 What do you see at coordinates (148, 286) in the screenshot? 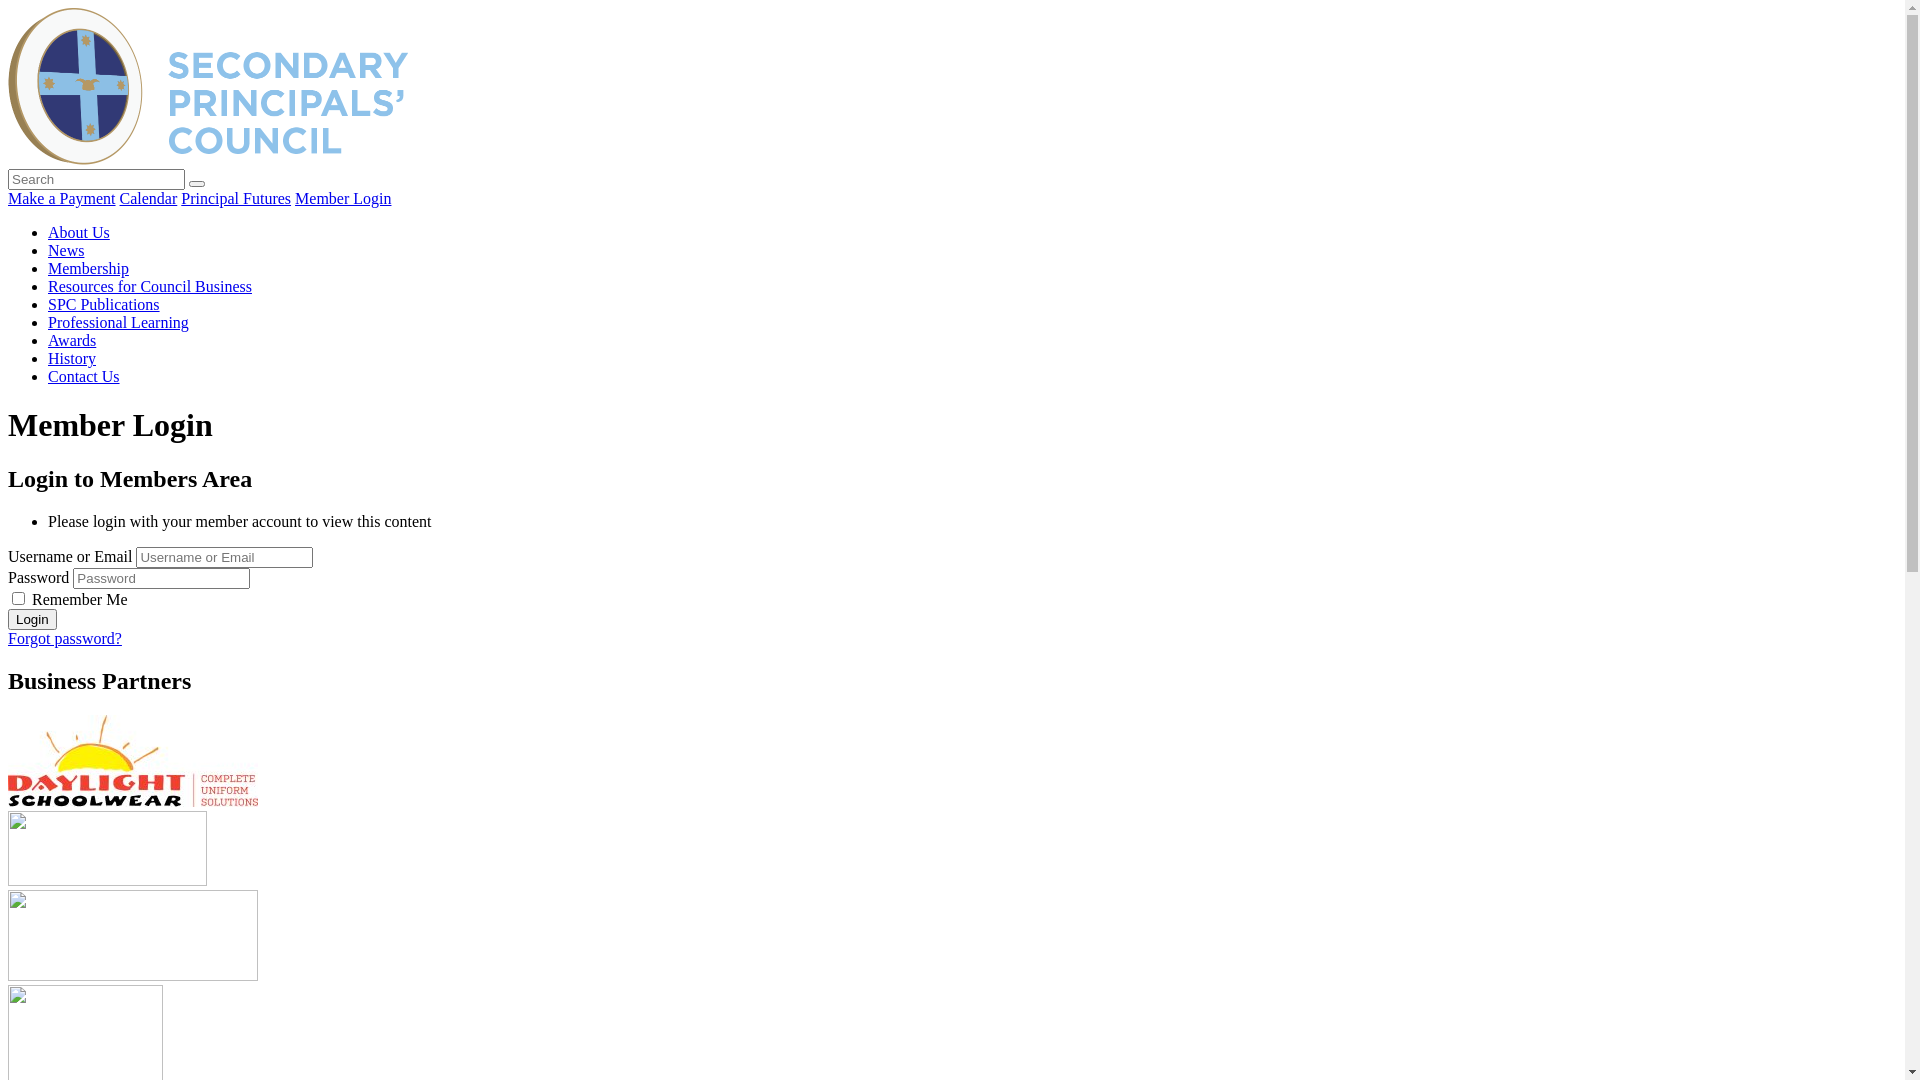
I see `'Resources for Council Business'` at bounding box center [148, 286].